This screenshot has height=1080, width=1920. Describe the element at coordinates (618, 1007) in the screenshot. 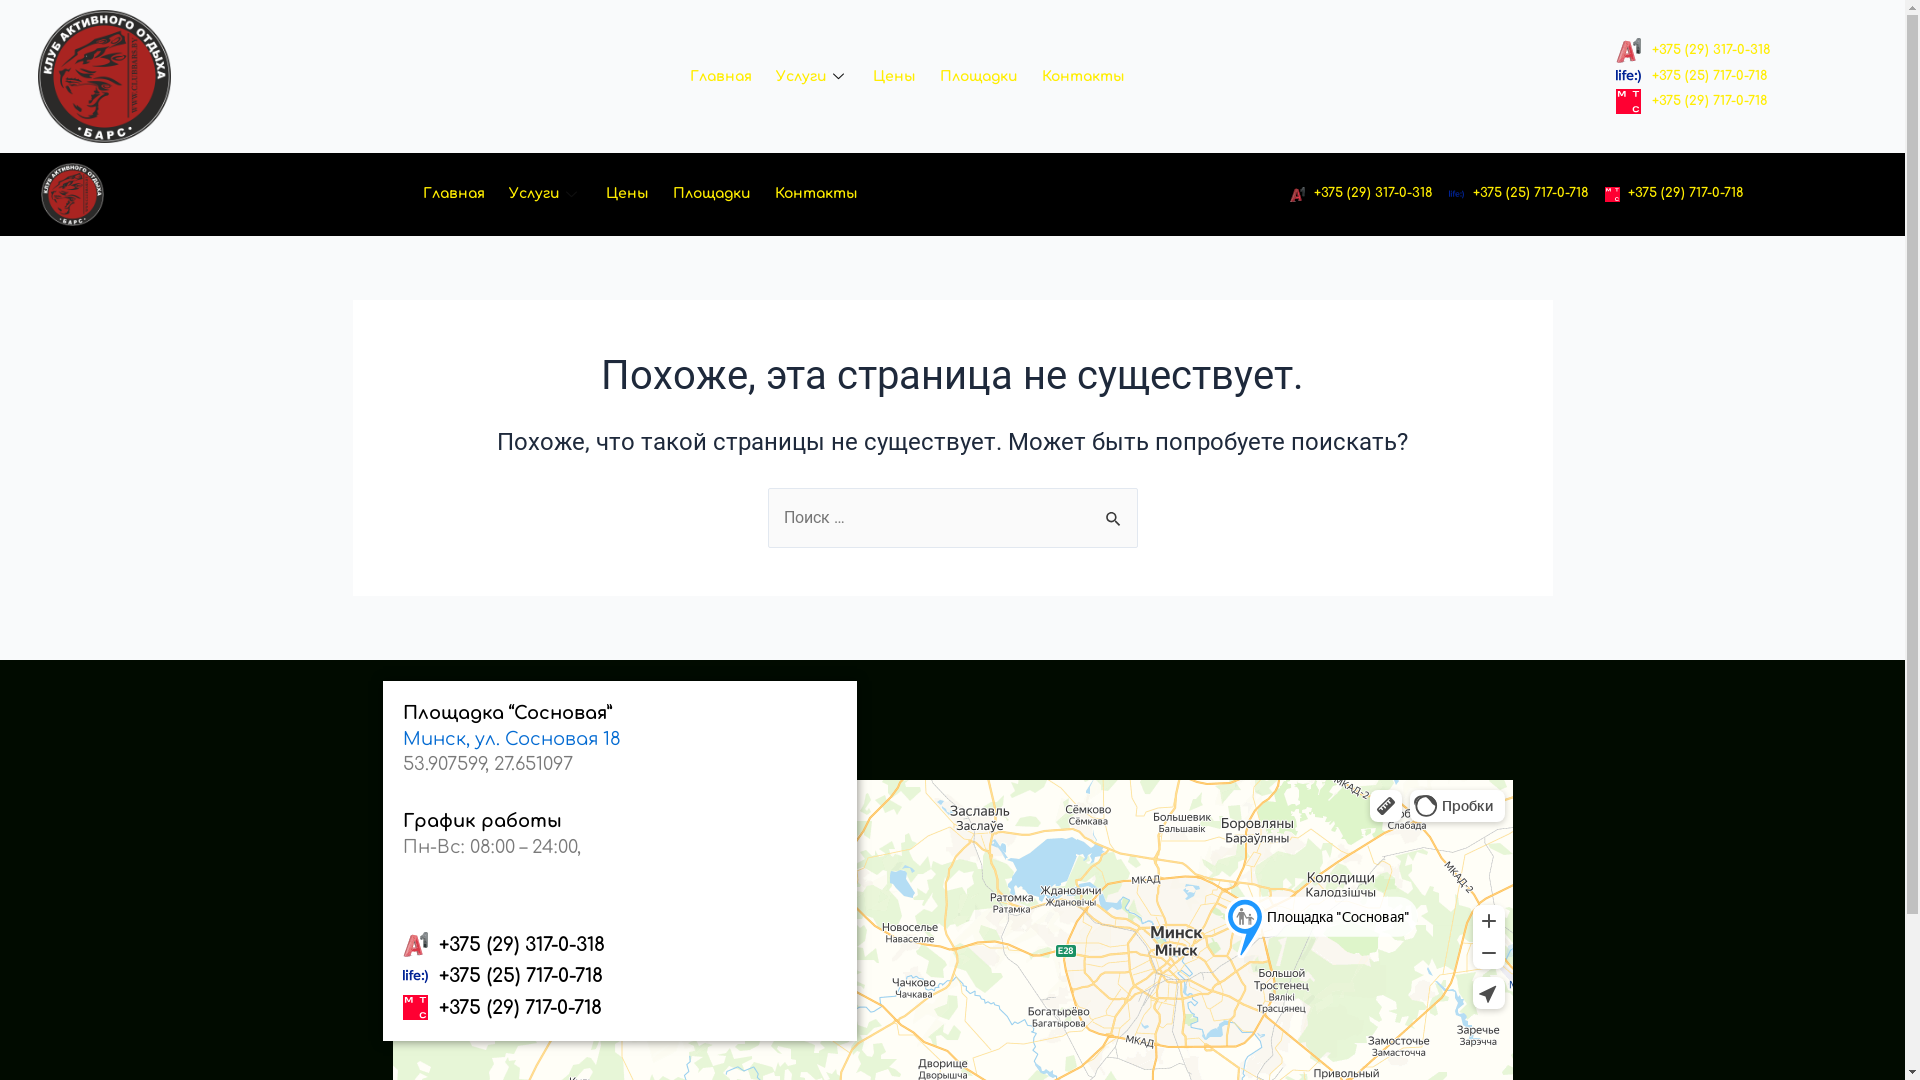

I see `'+375 (29) 717-0-718'` at that location.